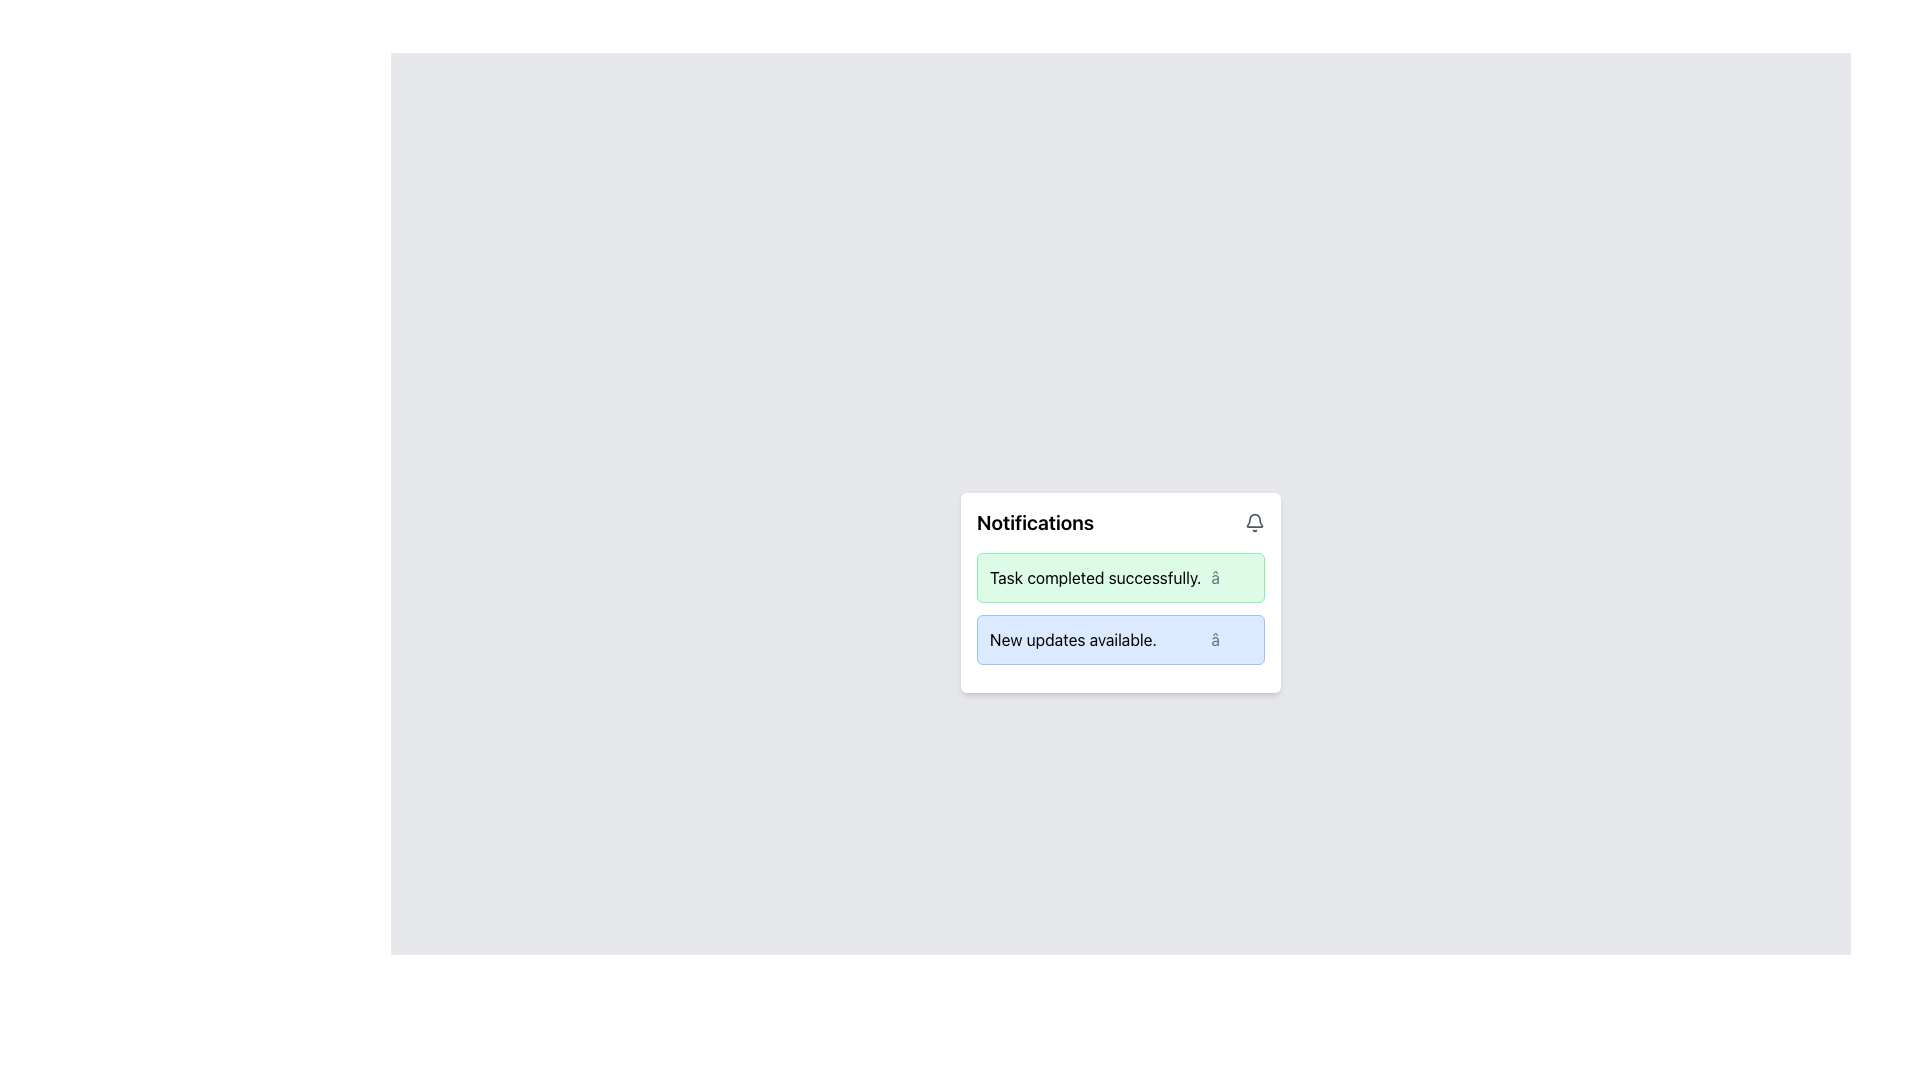  Describe the element at coordinates (1121, 640) in the screenshot. I see `the dismiss button on the second notification box that informs about new updates` at that location.